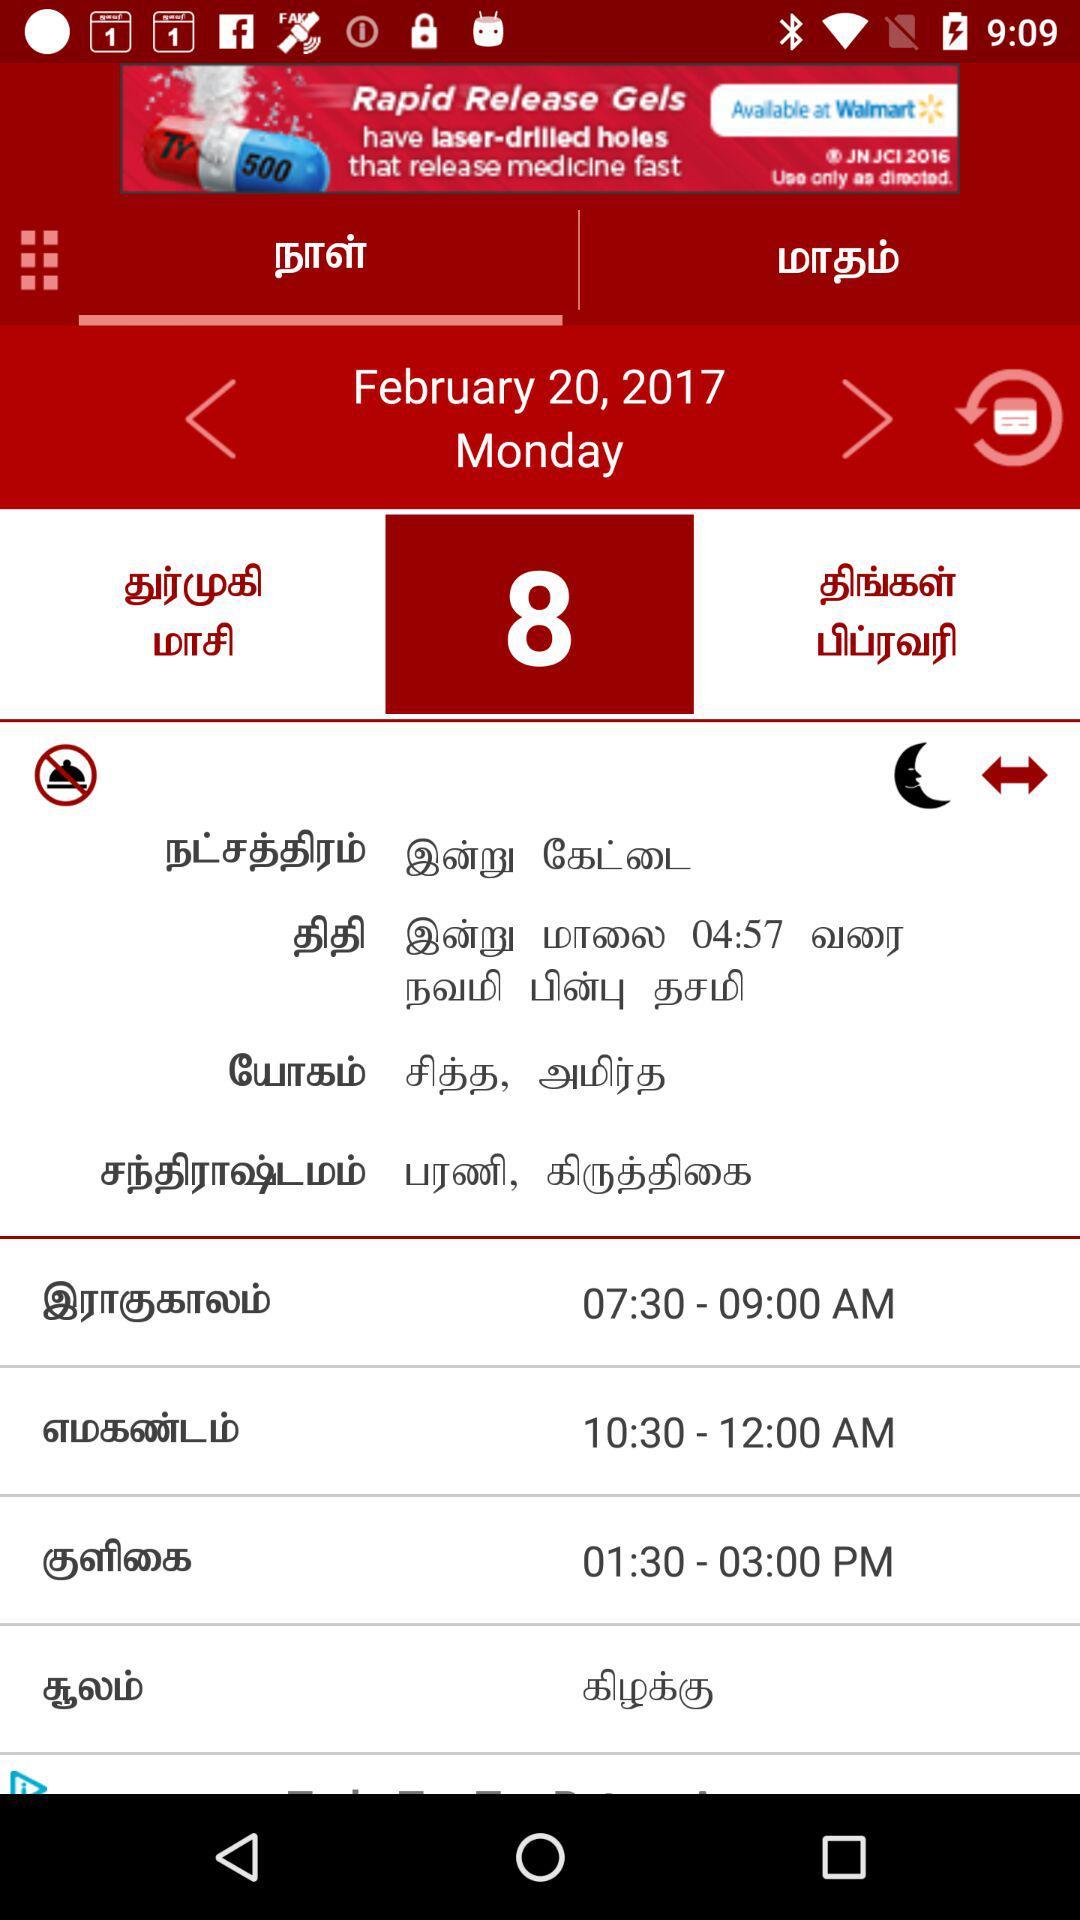 The image size is (1080, 1920). I want to click on next, so click(865, 416).